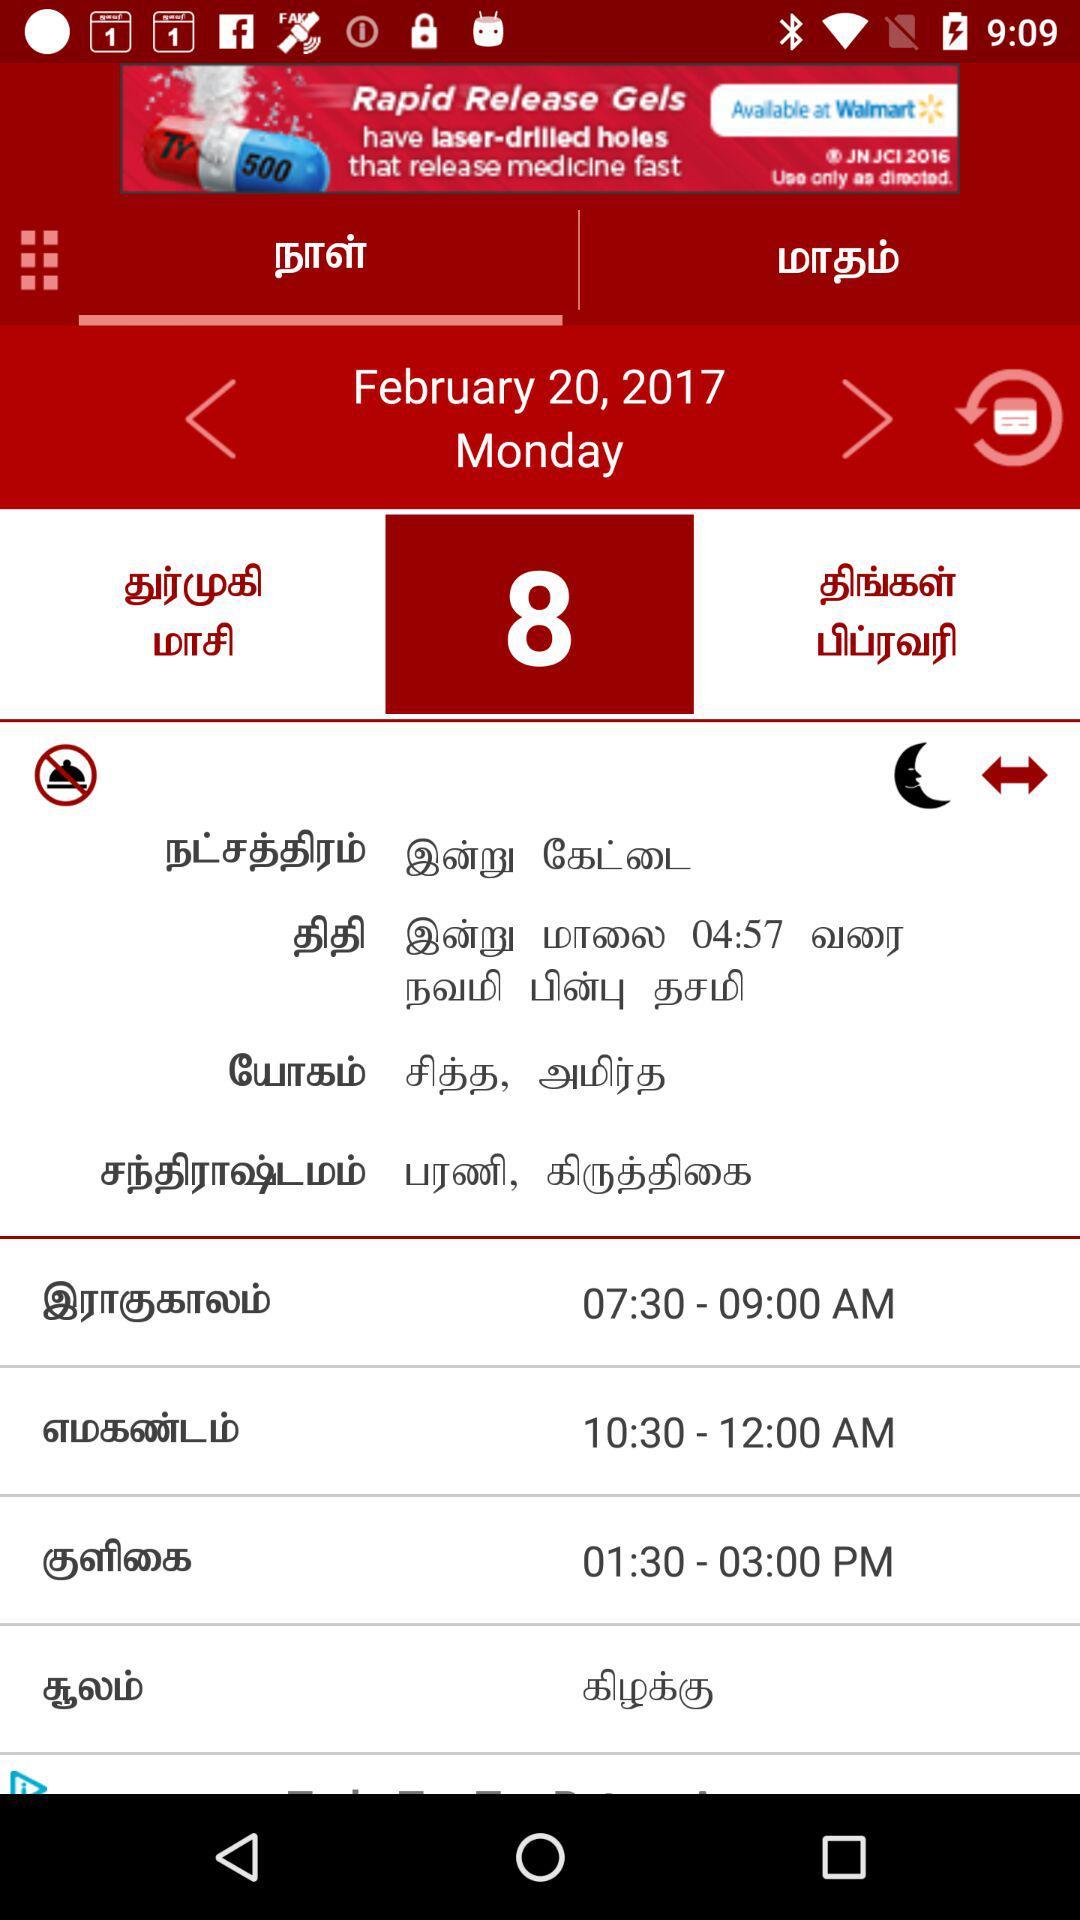 The image size is (1080, 1920). I want to click on next, so click(865, 416).